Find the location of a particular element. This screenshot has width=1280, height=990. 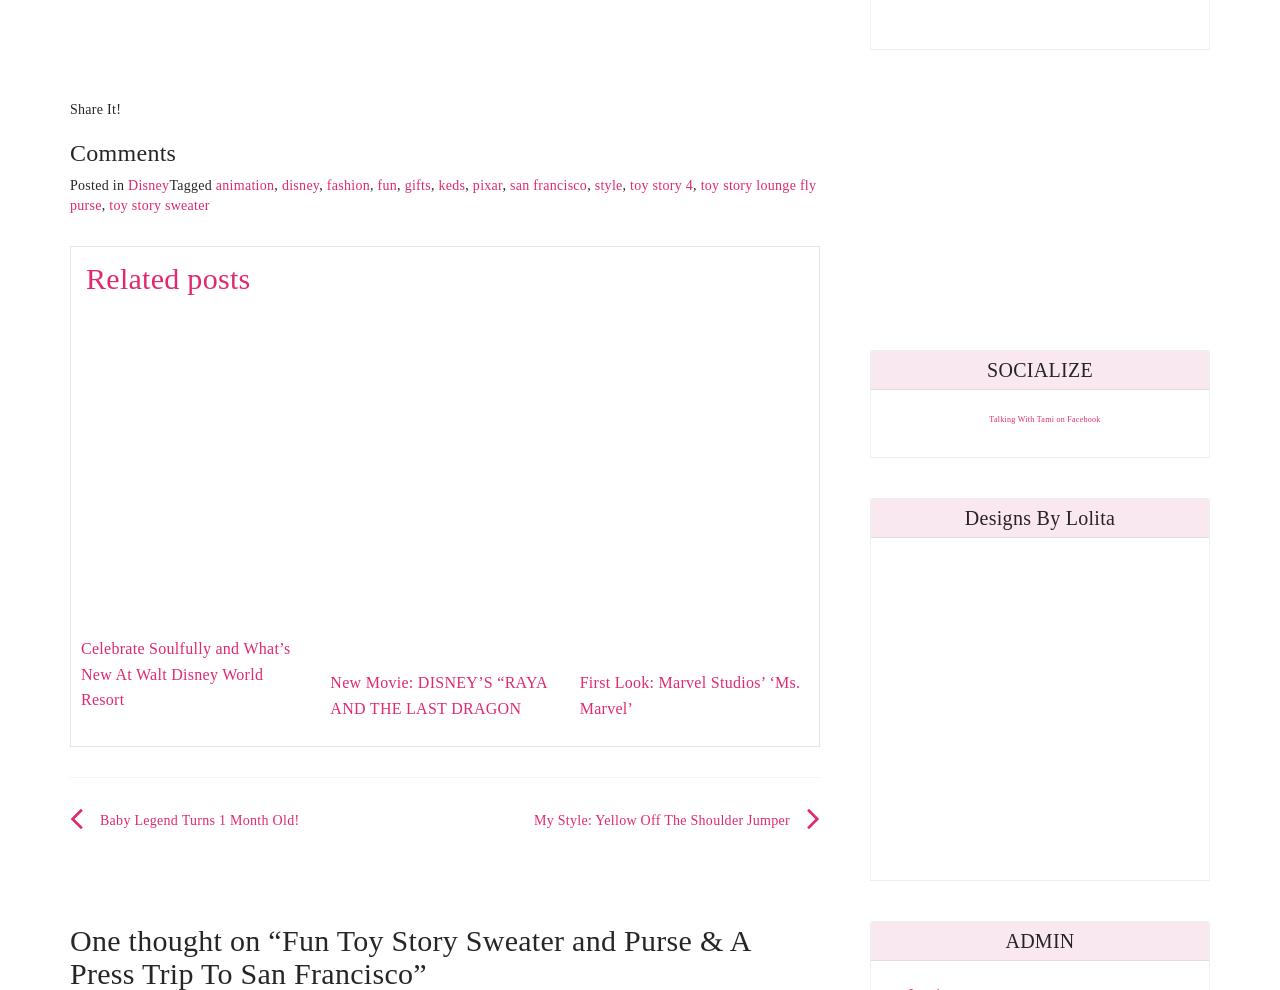

'Talking With Tami on Facebook' is located at coordinates (989, 418).